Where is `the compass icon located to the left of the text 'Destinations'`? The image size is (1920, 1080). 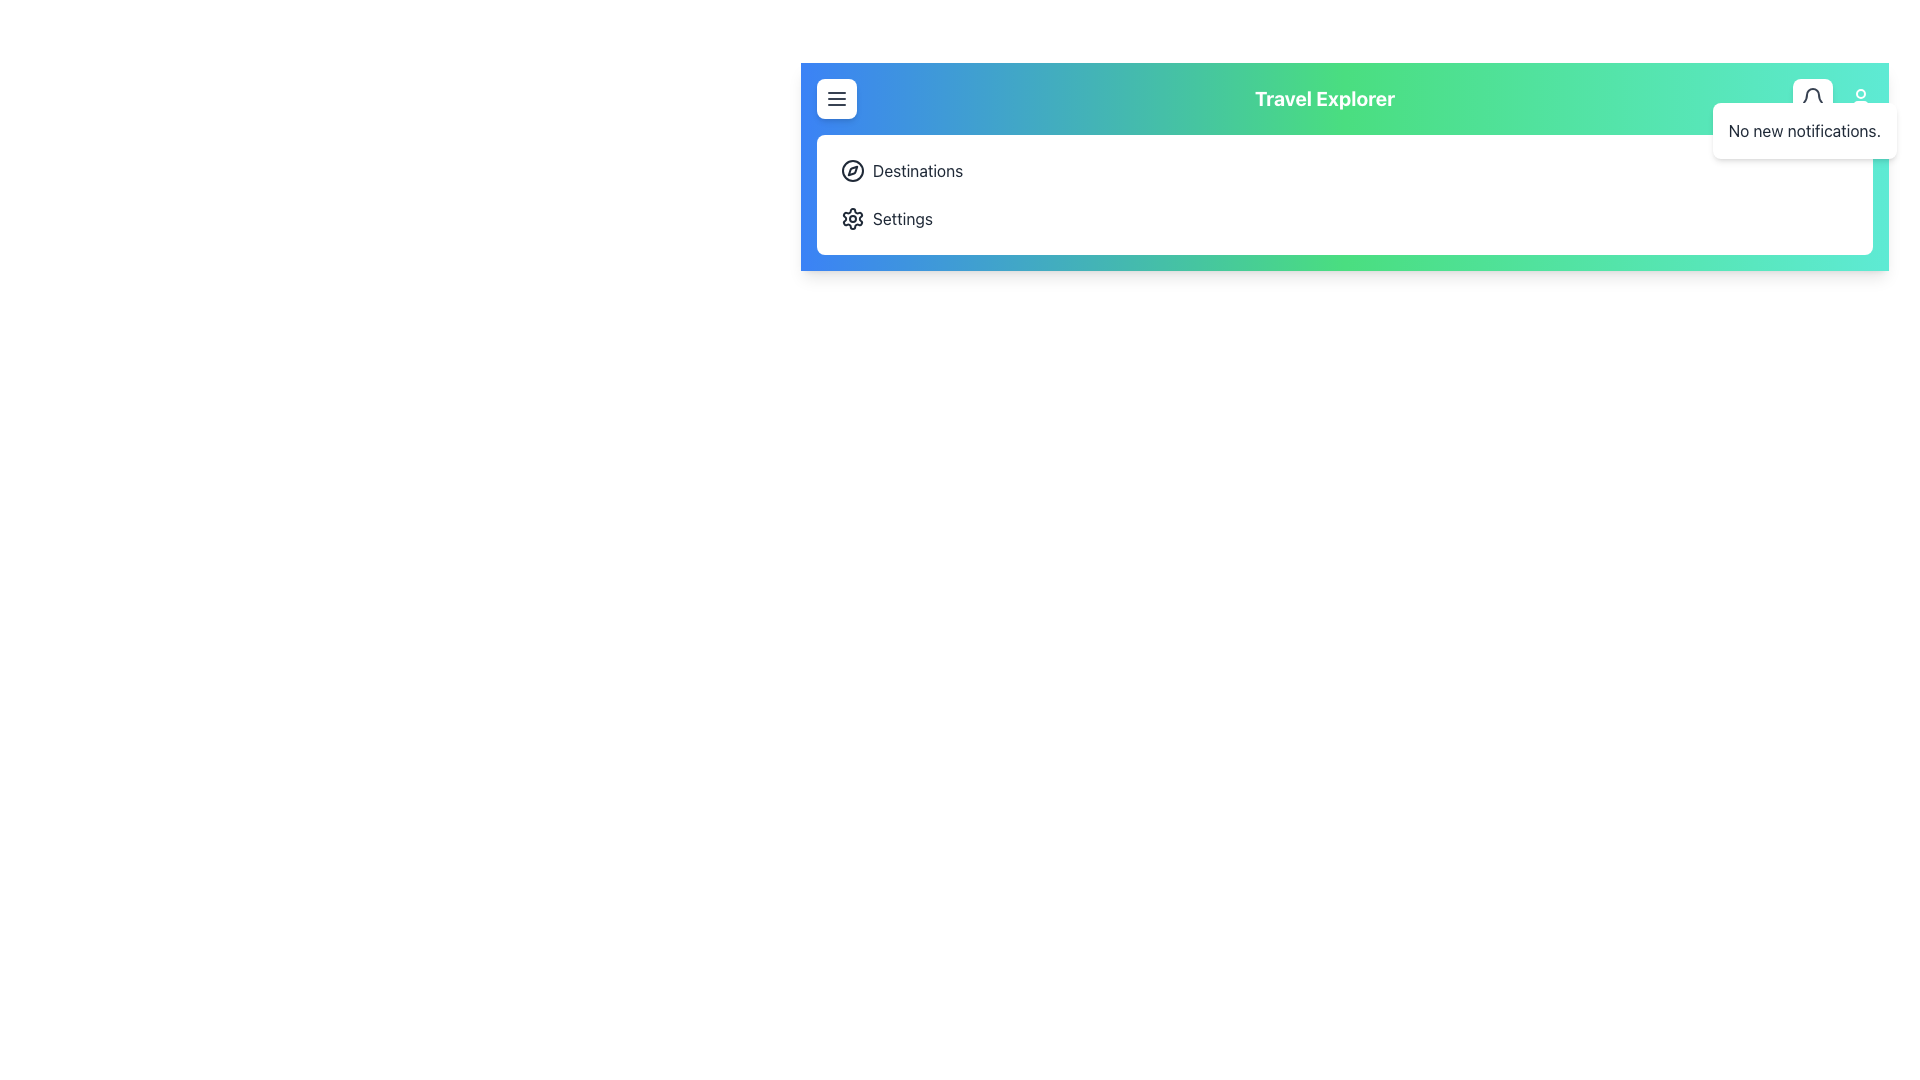
the compass icon located to the left of the text 'Destinations' is located at coordinates (853, 169).